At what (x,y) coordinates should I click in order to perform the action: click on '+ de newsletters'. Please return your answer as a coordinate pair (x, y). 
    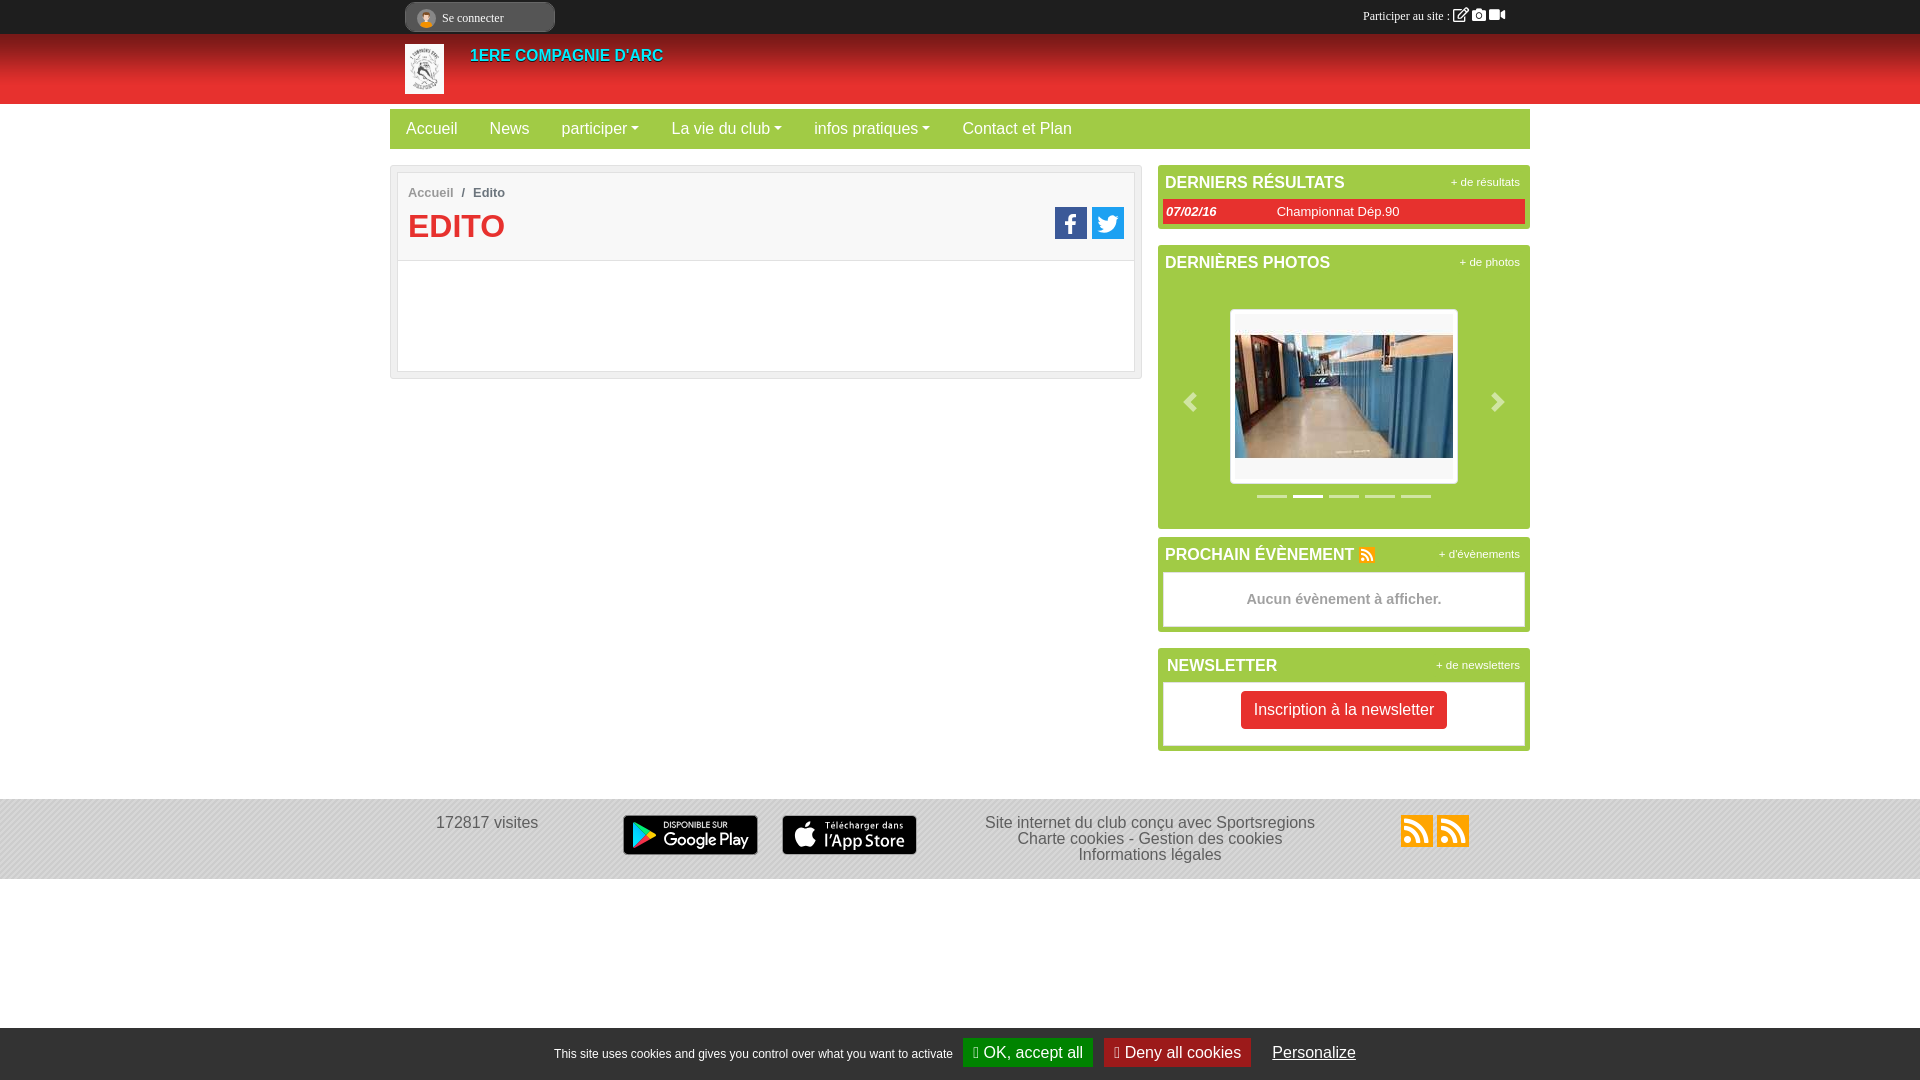
    Looking at the image, I should click on (1478, 664).